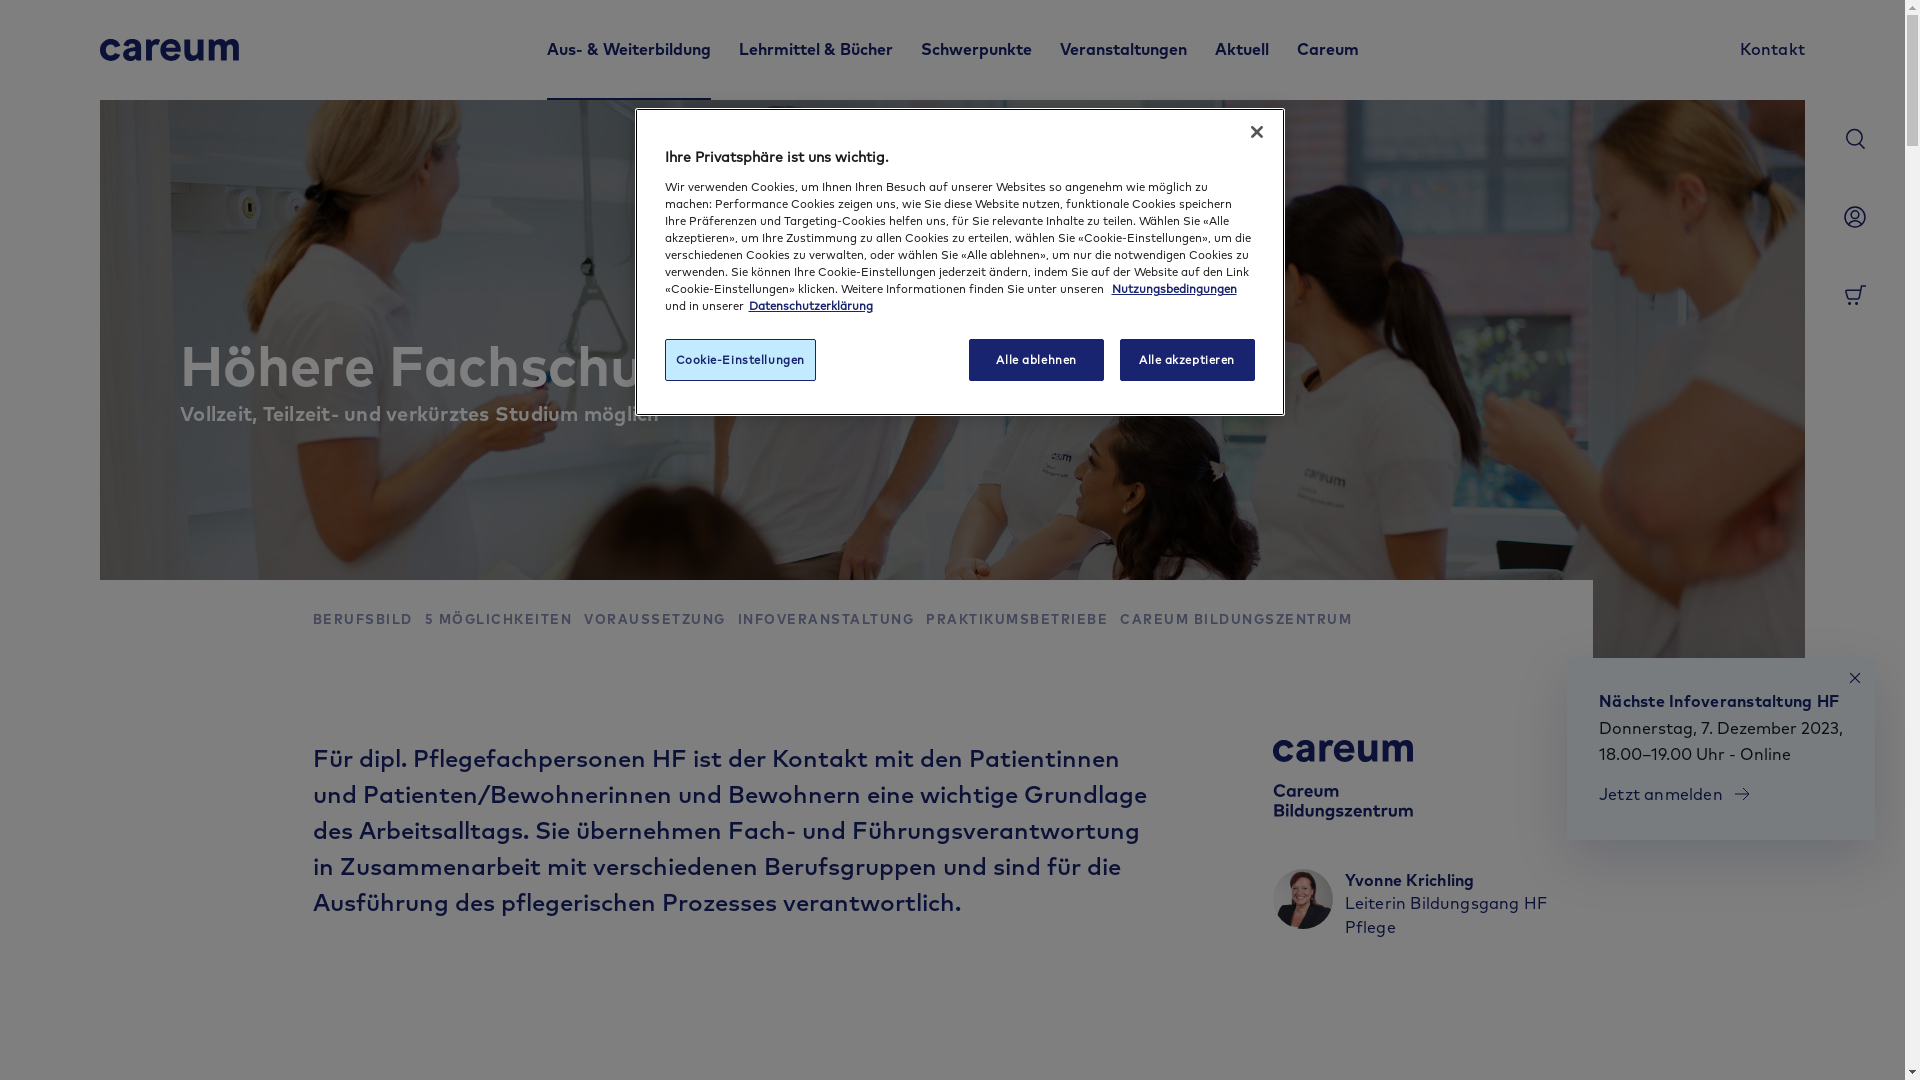 The image size is (1920, 1080). Describe the element at coordinates (738, 358) in the screenshot. I see `'Cookie-Einstellungen'` at that location.